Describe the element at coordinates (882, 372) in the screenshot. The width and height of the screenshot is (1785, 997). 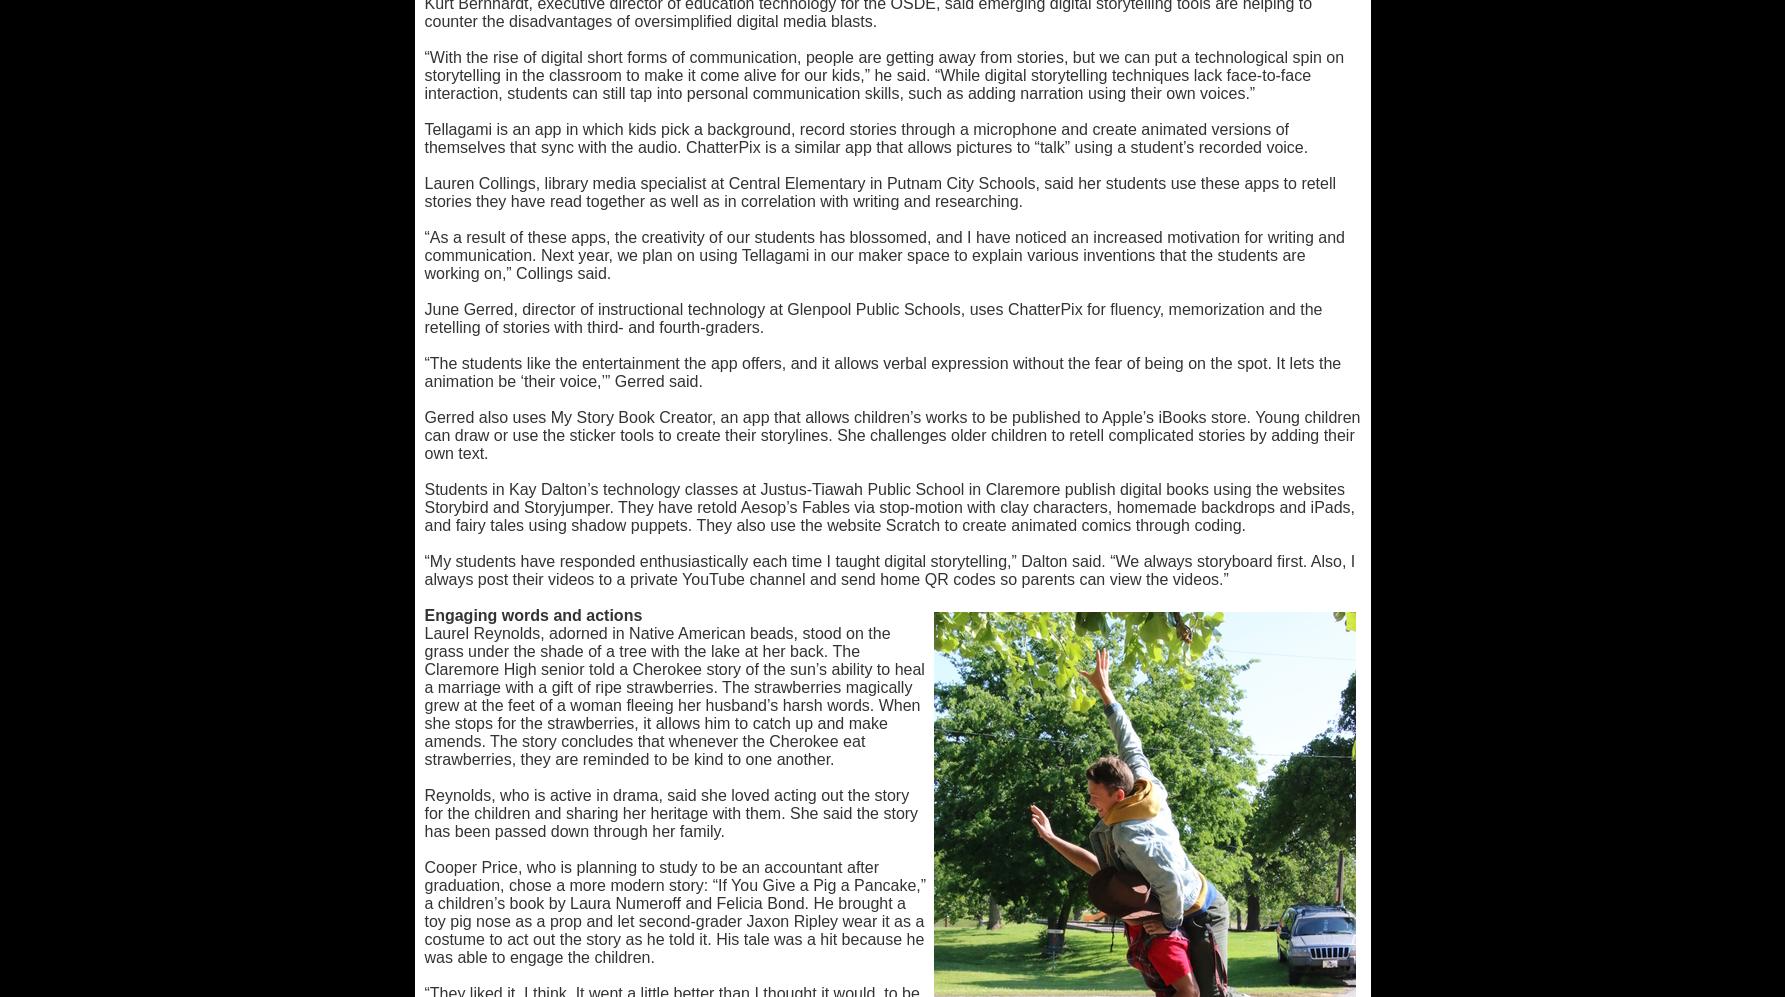
I see `'“The students like the entertainment the app offers, and it allows verbal expression without the fear of being on the spot. It lets the animation be ‘their voice,’” Gerred said.'` at that location.